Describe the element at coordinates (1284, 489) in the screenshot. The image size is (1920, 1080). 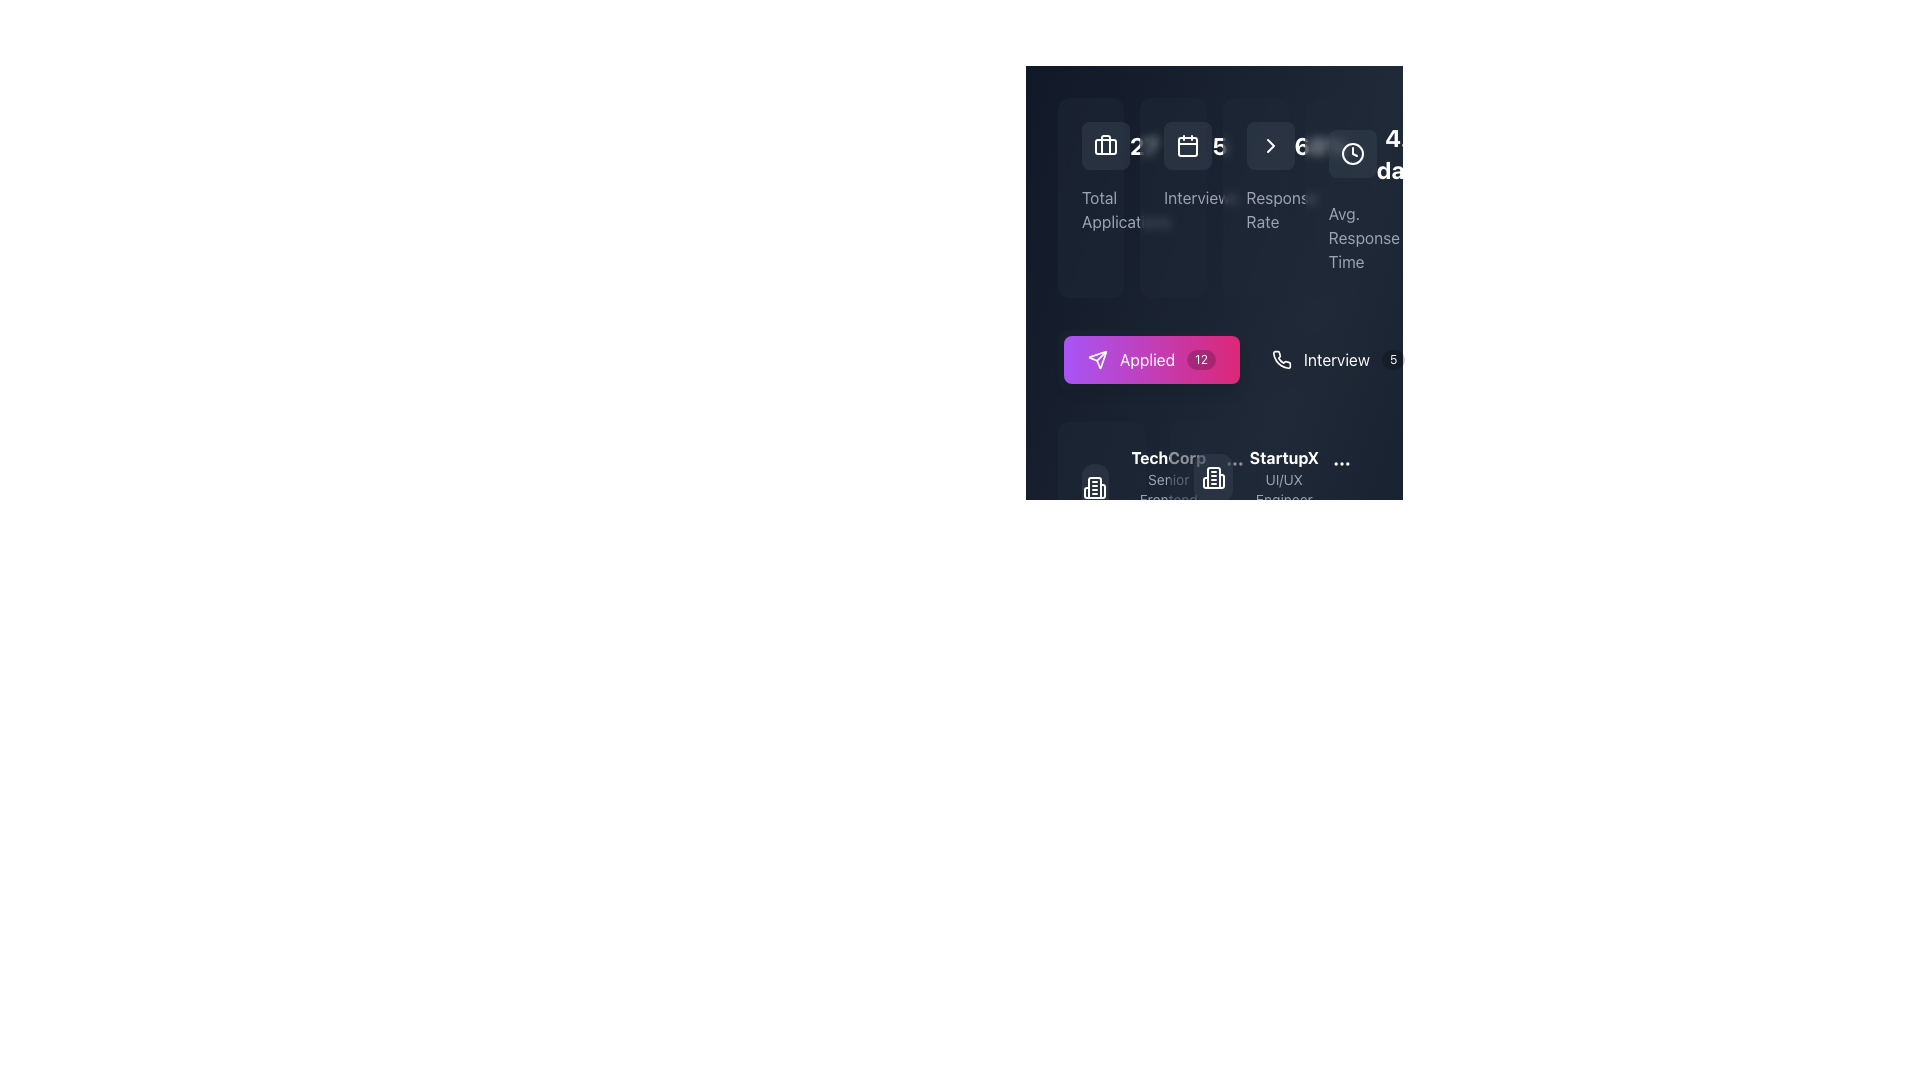
I see `the text label 'UI/UX Engineer' that provides supplementary information related to 'StartupX', located in the lower-right section of the interface` at that location.